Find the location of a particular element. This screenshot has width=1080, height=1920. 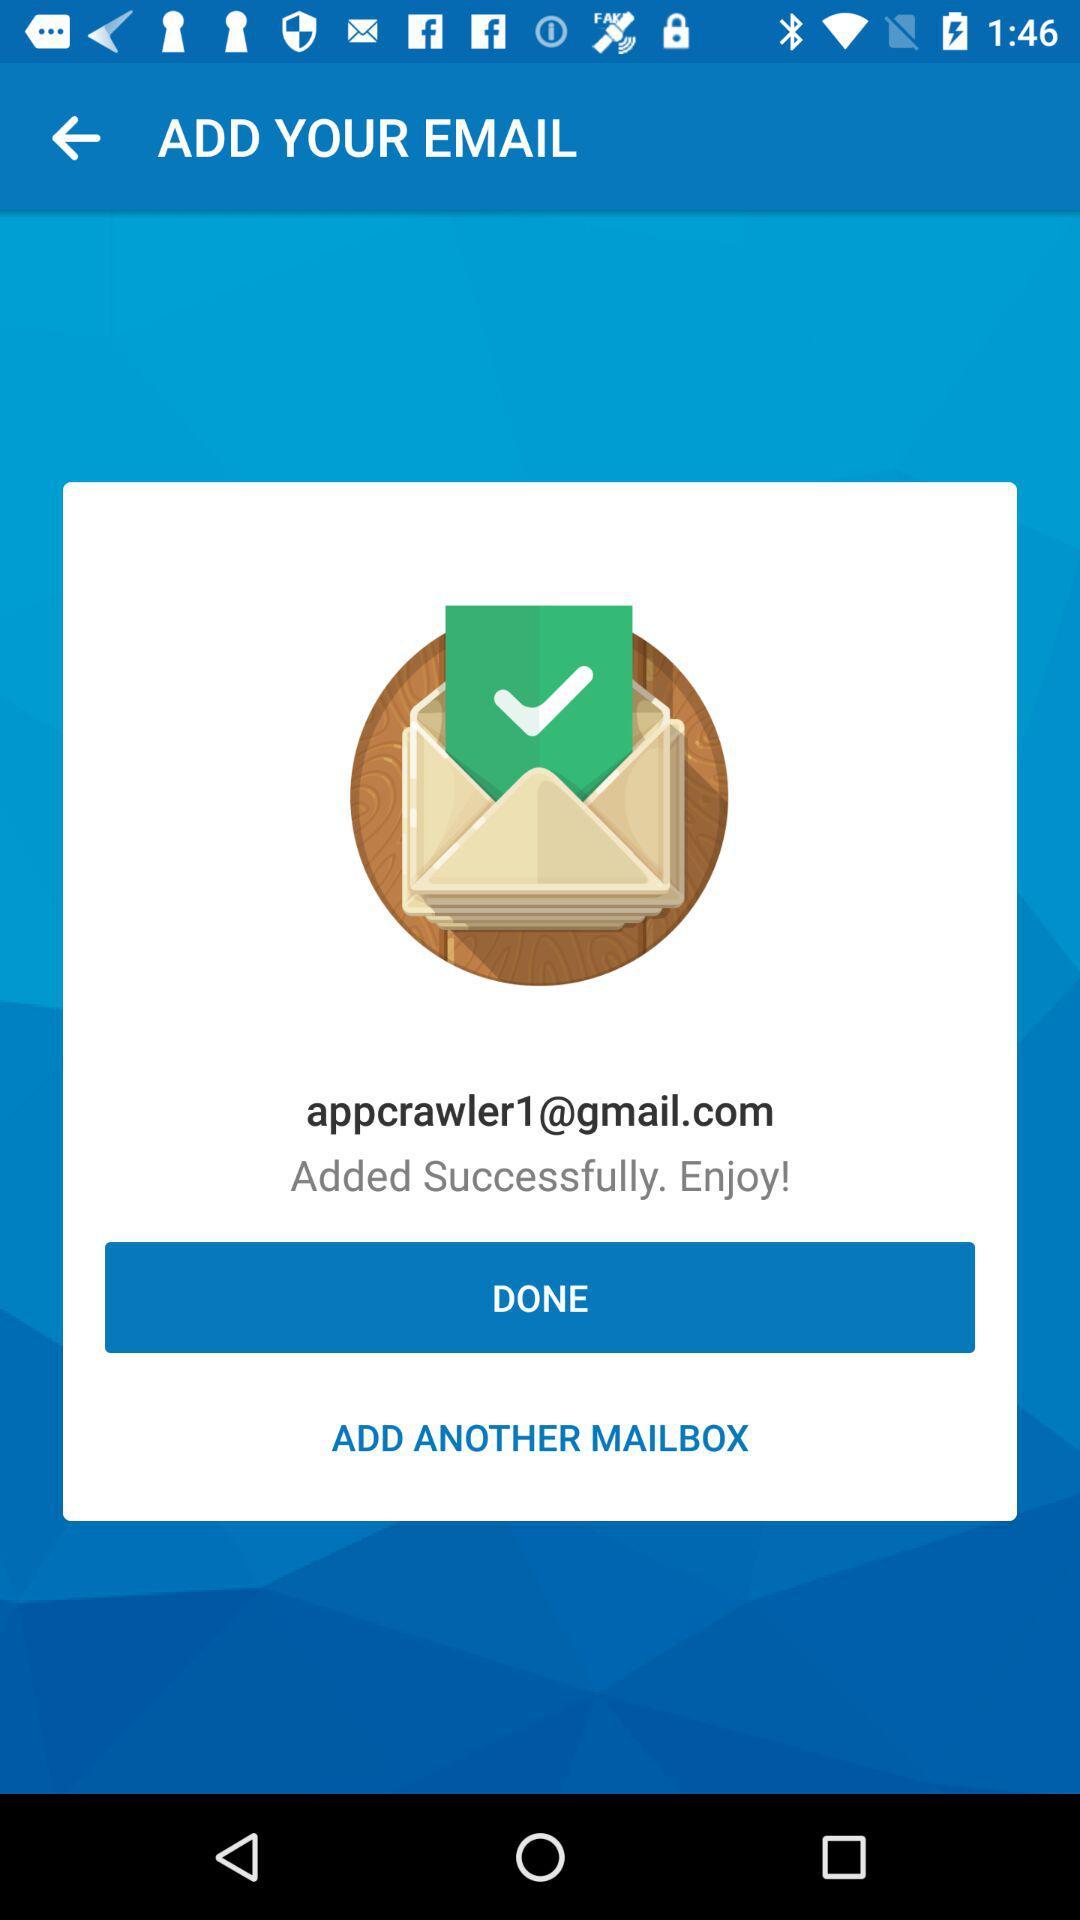

item below the done item is located at coordinates (540, 1435).